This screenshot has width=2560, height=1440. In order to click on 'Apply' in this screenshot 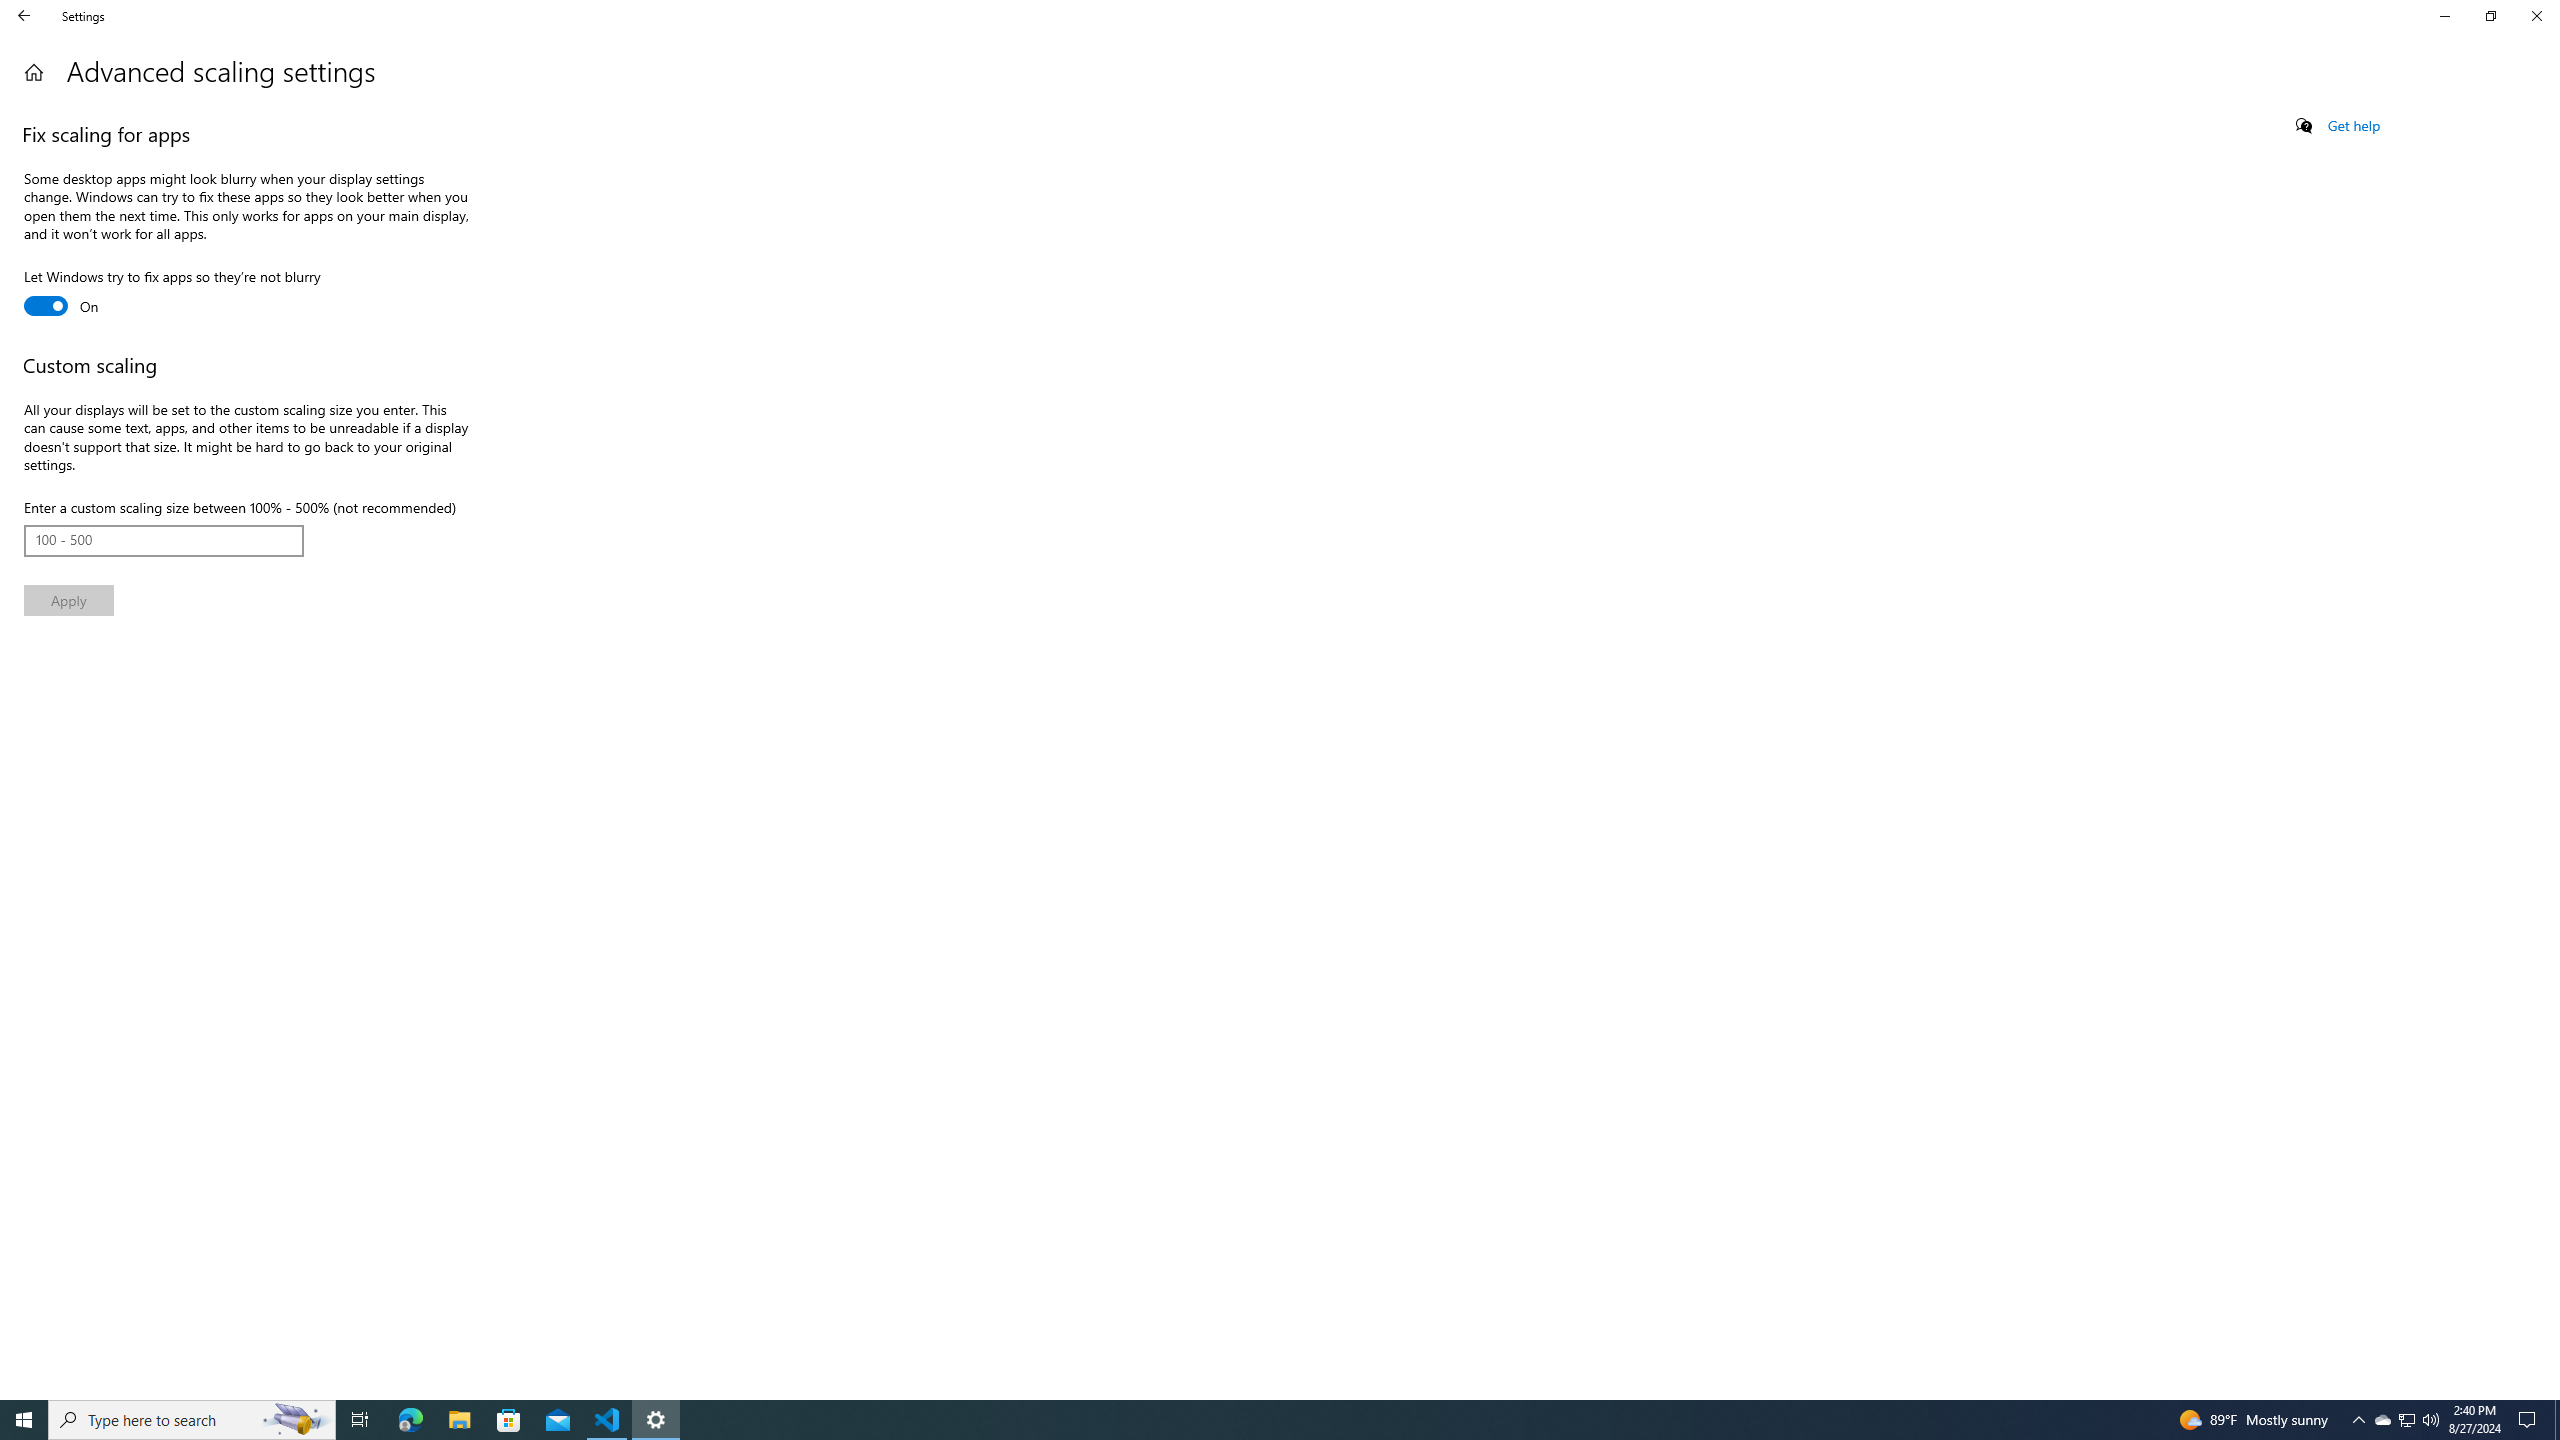, I will do `click(69, 600)`.